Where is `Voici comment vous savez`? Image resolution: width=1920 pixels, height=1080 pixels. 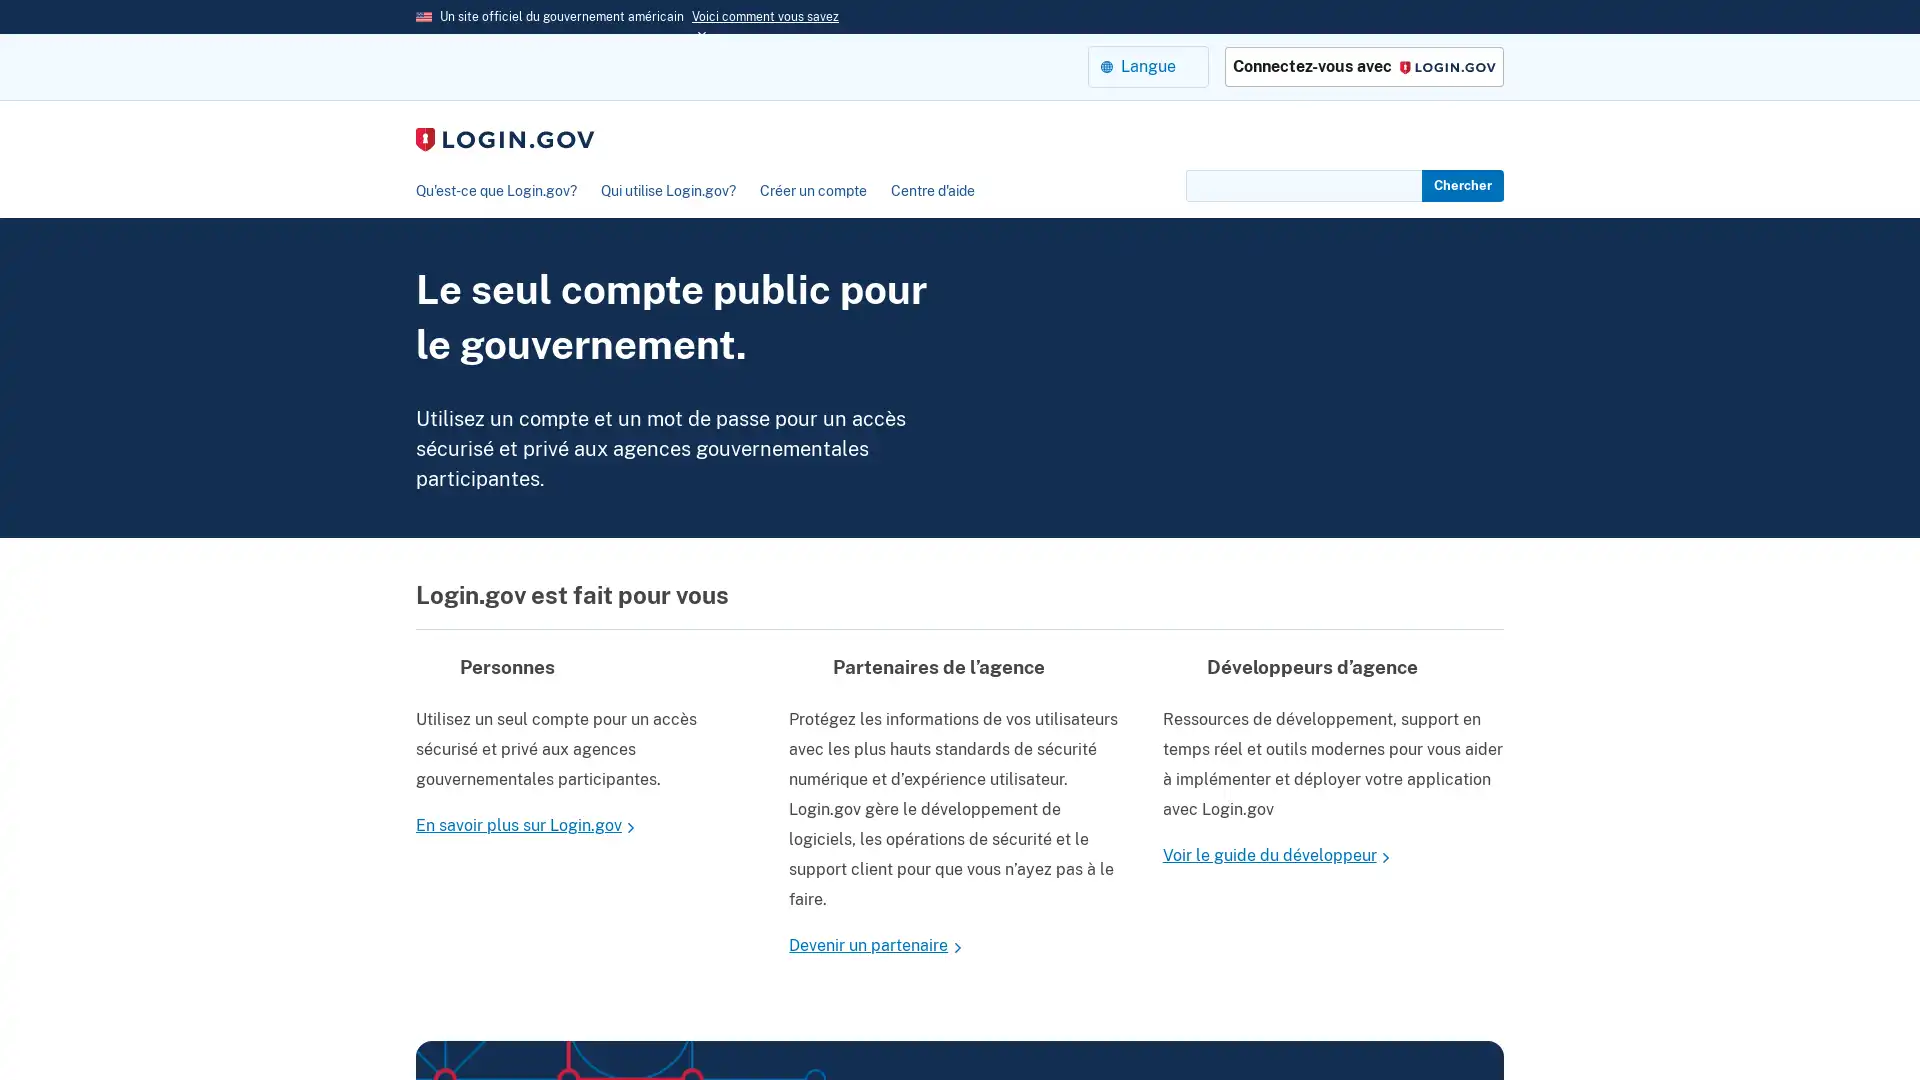
Voici comment vous savez is located at coordinates (764, 16).